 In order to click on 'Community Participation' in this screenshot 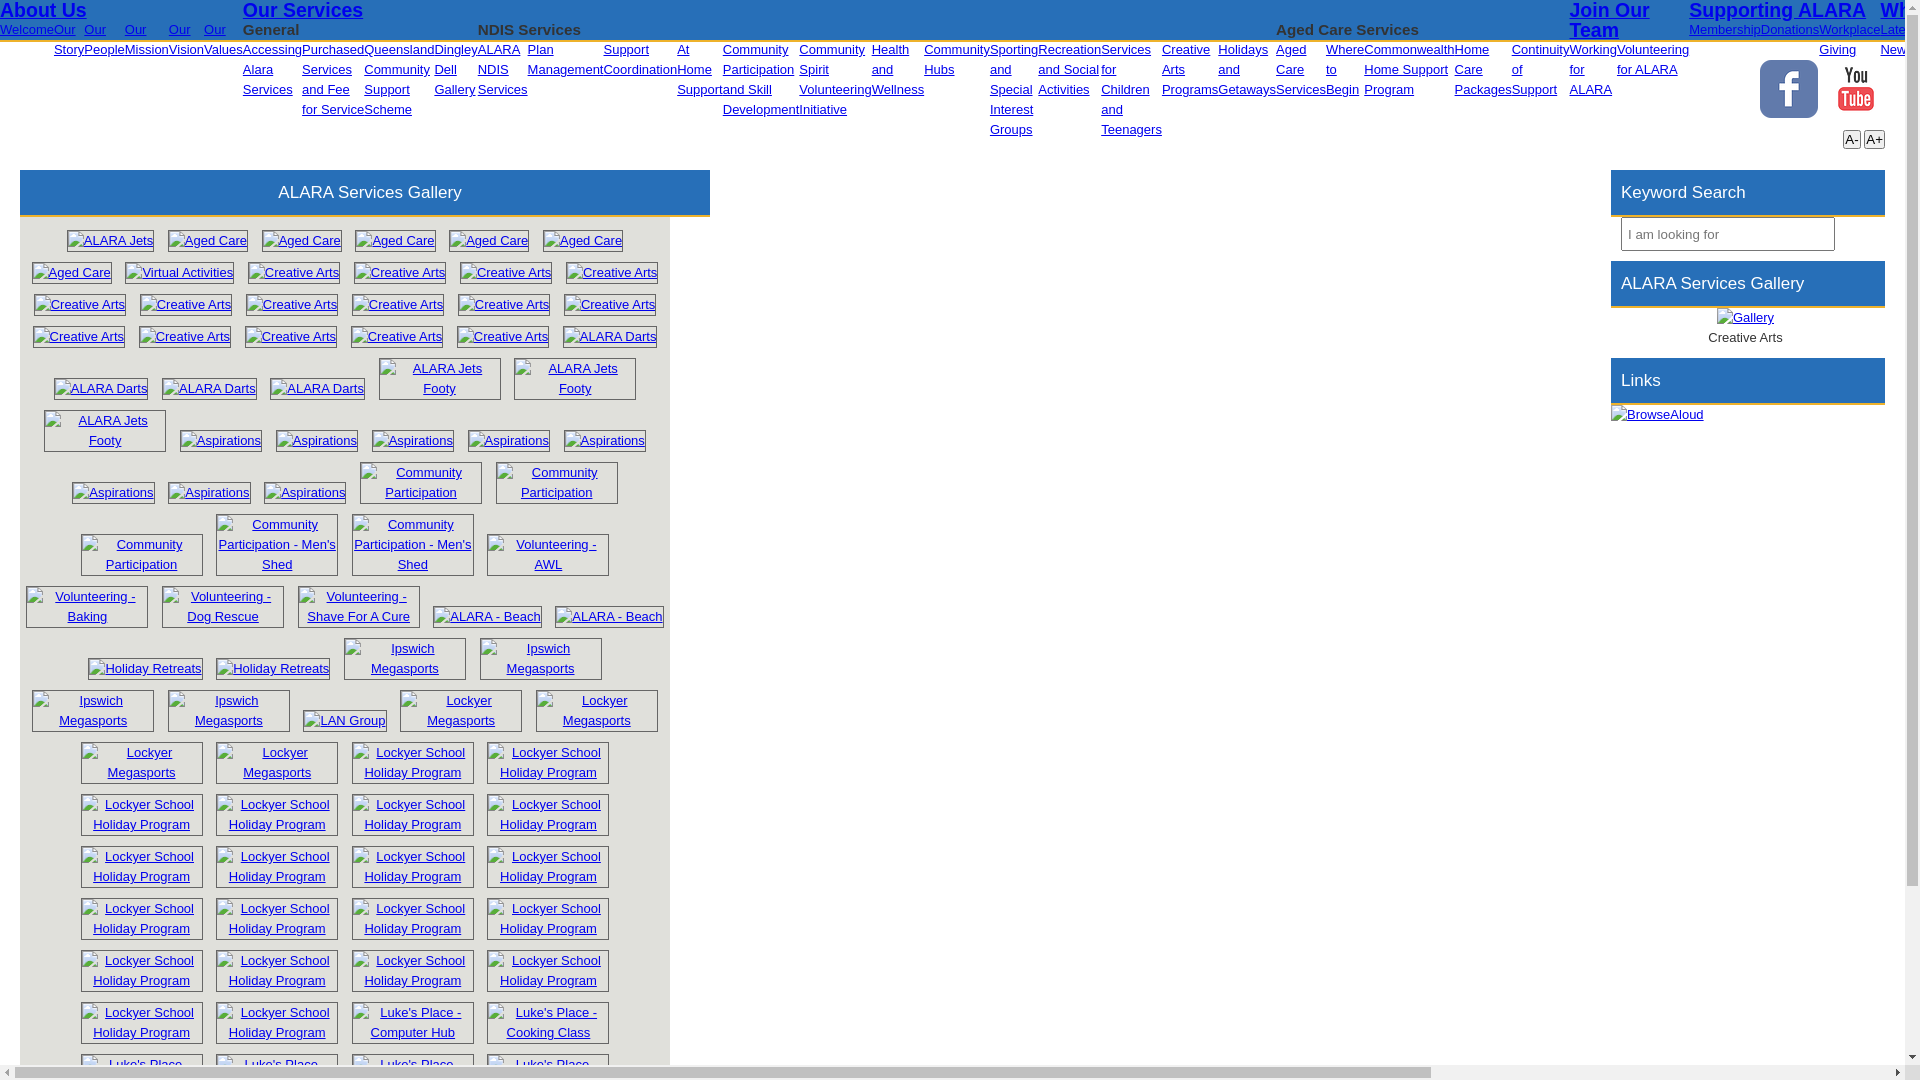, I will do `click(420, 492)`.